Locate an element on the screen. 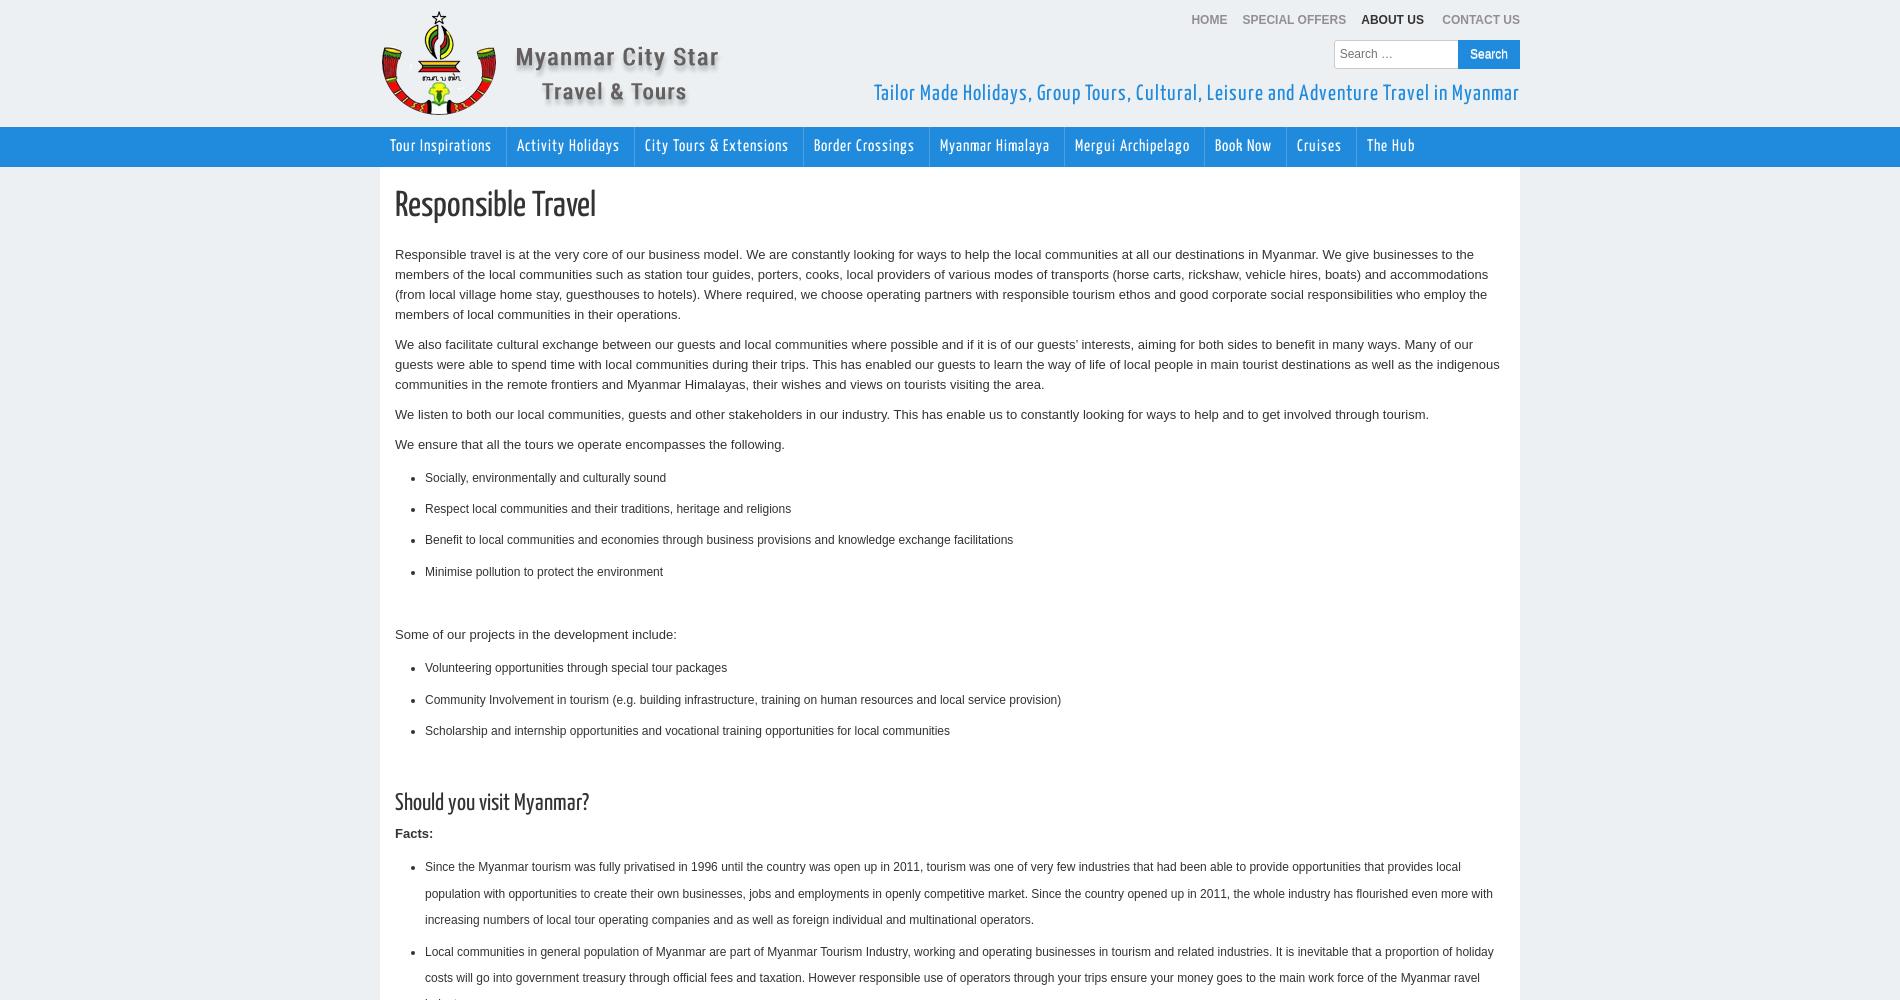  'We listen to both our local communities, guests and other stakeholders in our industry. This has enable us to constantly looking for ways to help and to get involved through tourism.' is located at coordinates (911, 413).